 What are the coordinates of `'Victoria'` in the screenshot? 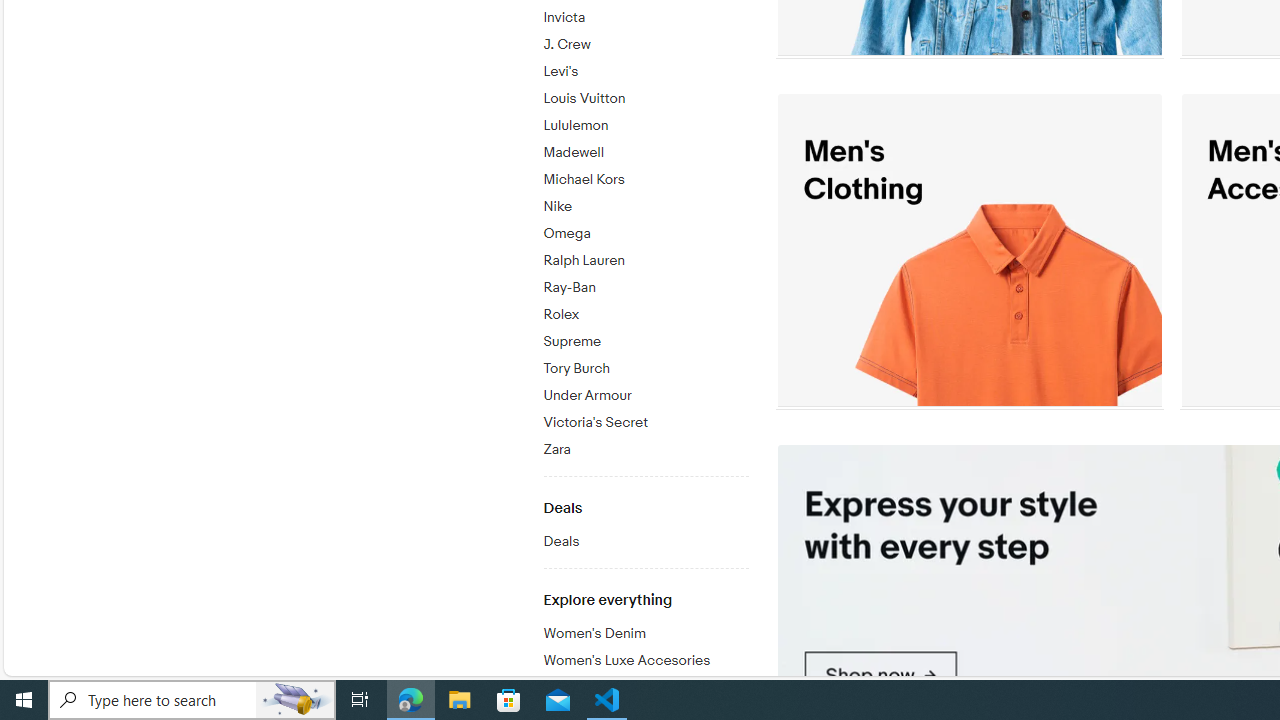 It's located at (645, 422).